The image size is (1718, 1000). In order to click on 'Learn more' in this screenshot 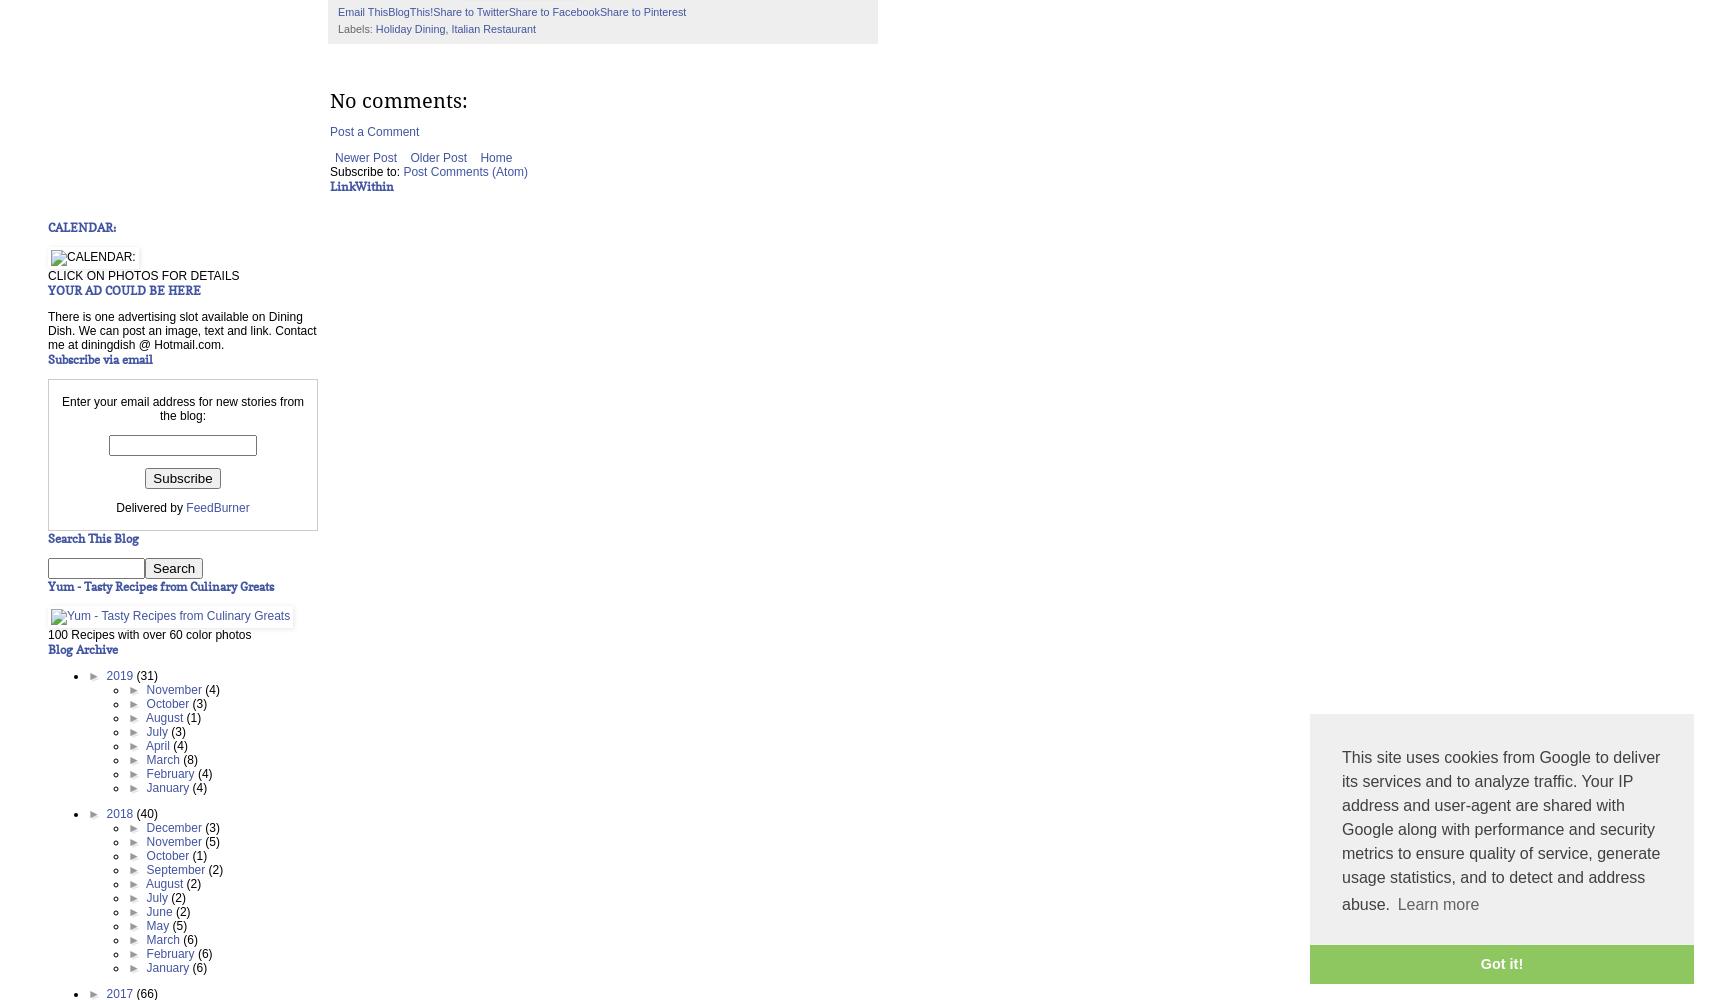, I will do `click(1436, 904)`.